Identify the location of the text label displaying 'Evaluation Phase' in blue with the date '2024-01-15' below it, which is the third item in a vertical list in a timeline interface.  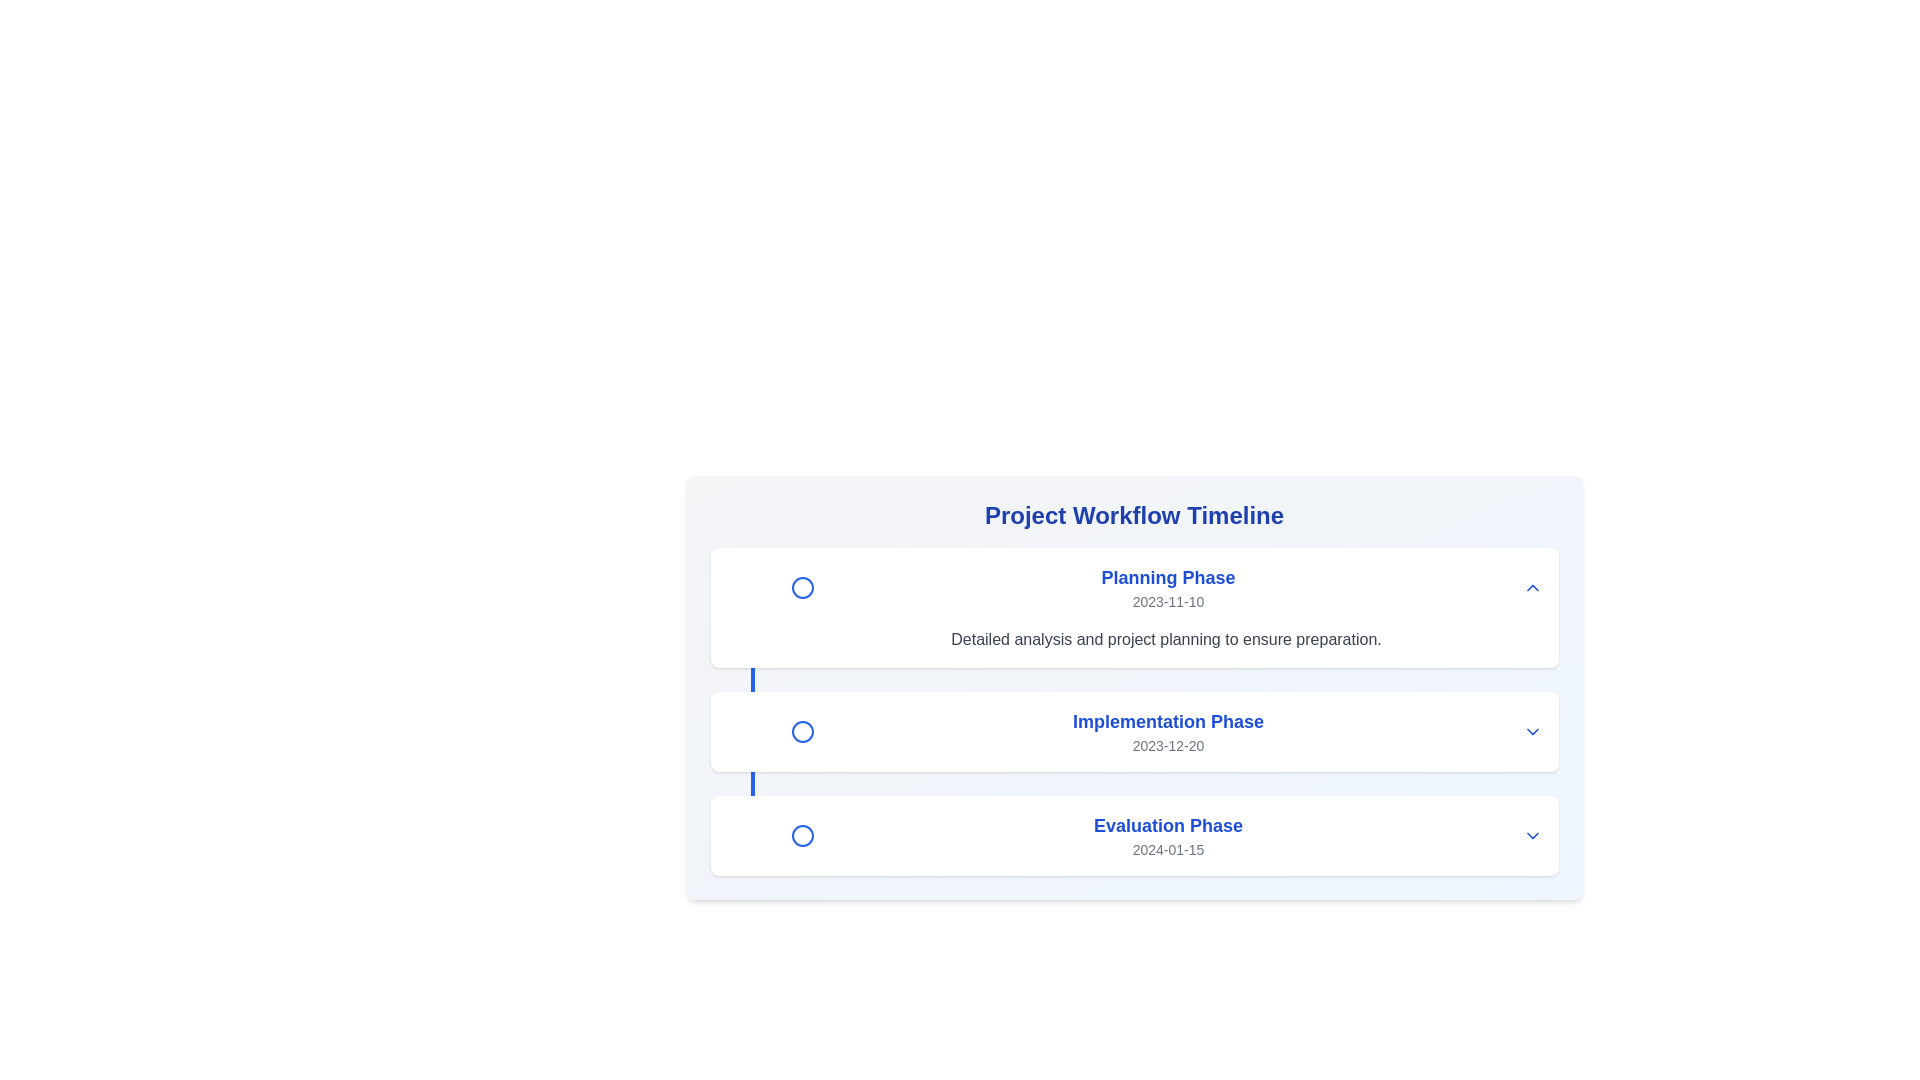
(1168, 836).